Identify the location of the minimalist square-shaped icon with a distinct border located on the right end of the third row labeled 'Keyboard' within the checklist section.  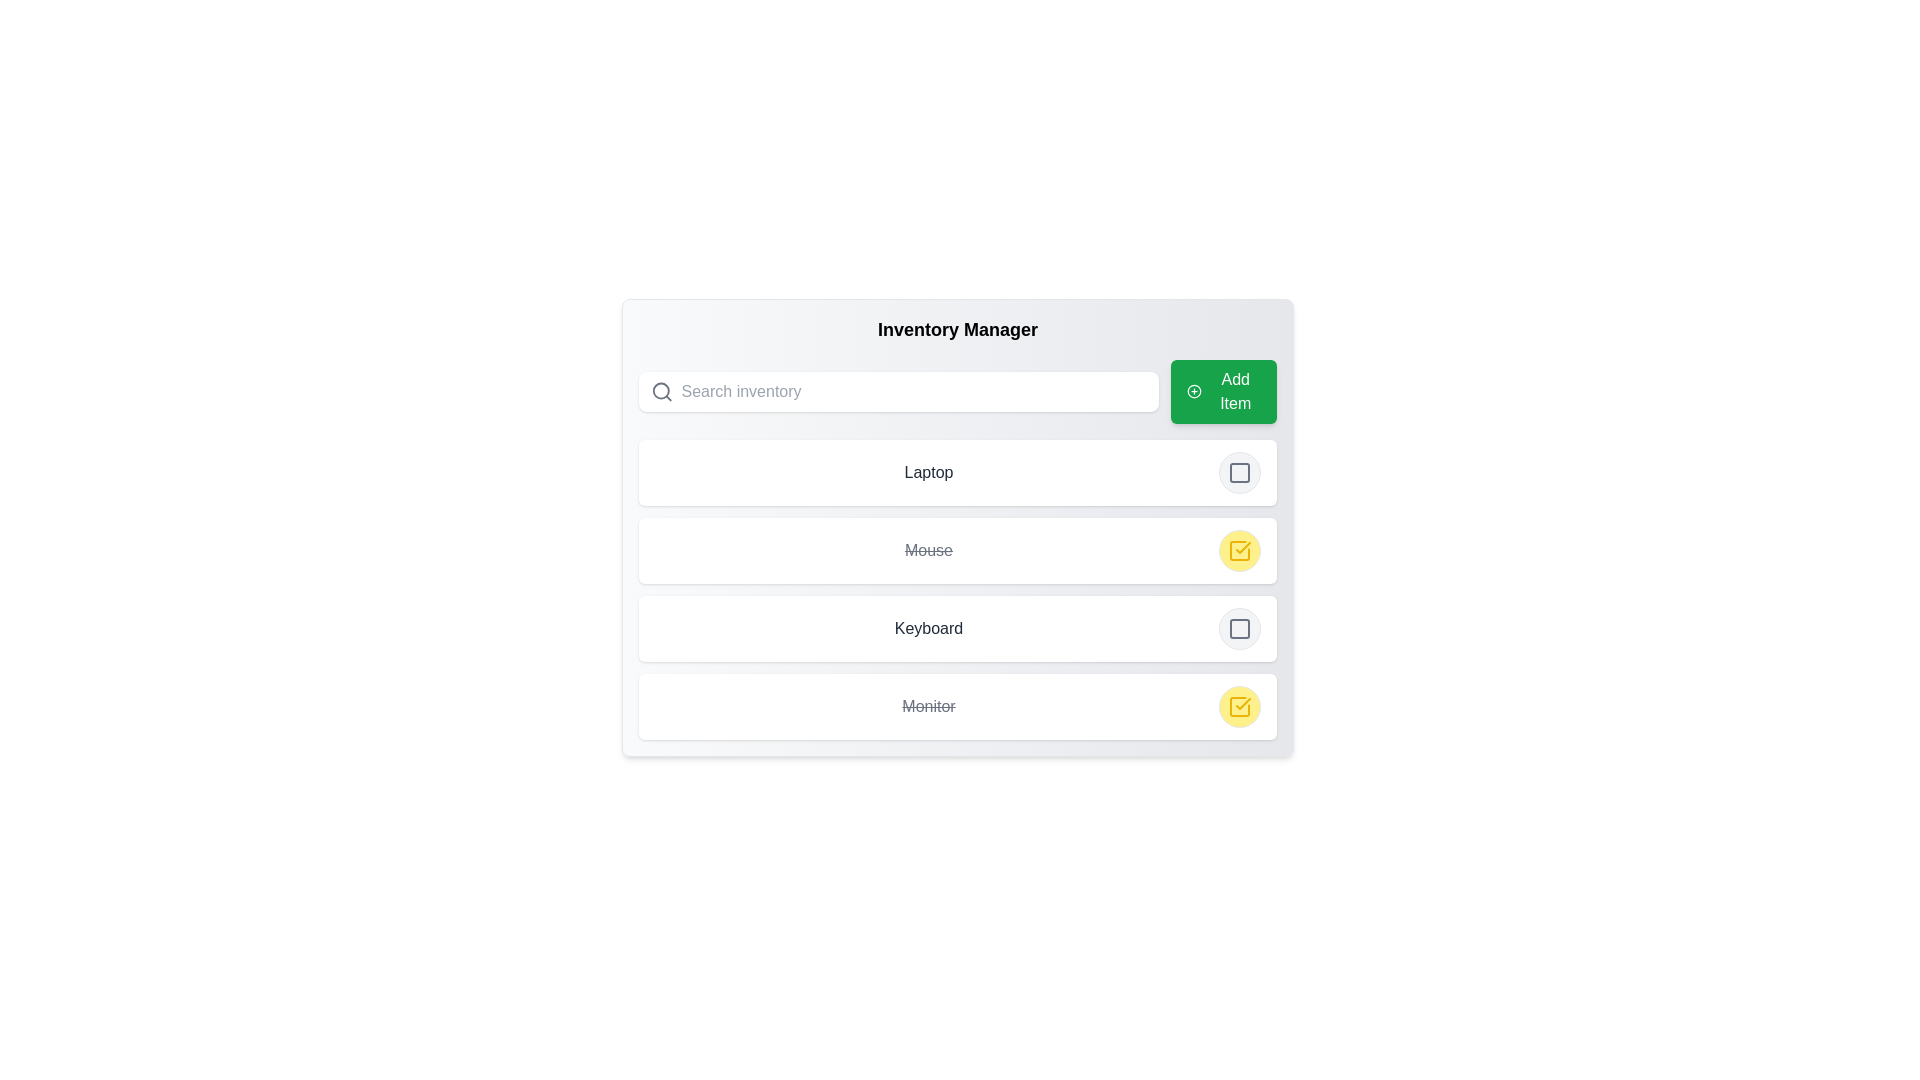
(1238, 627).